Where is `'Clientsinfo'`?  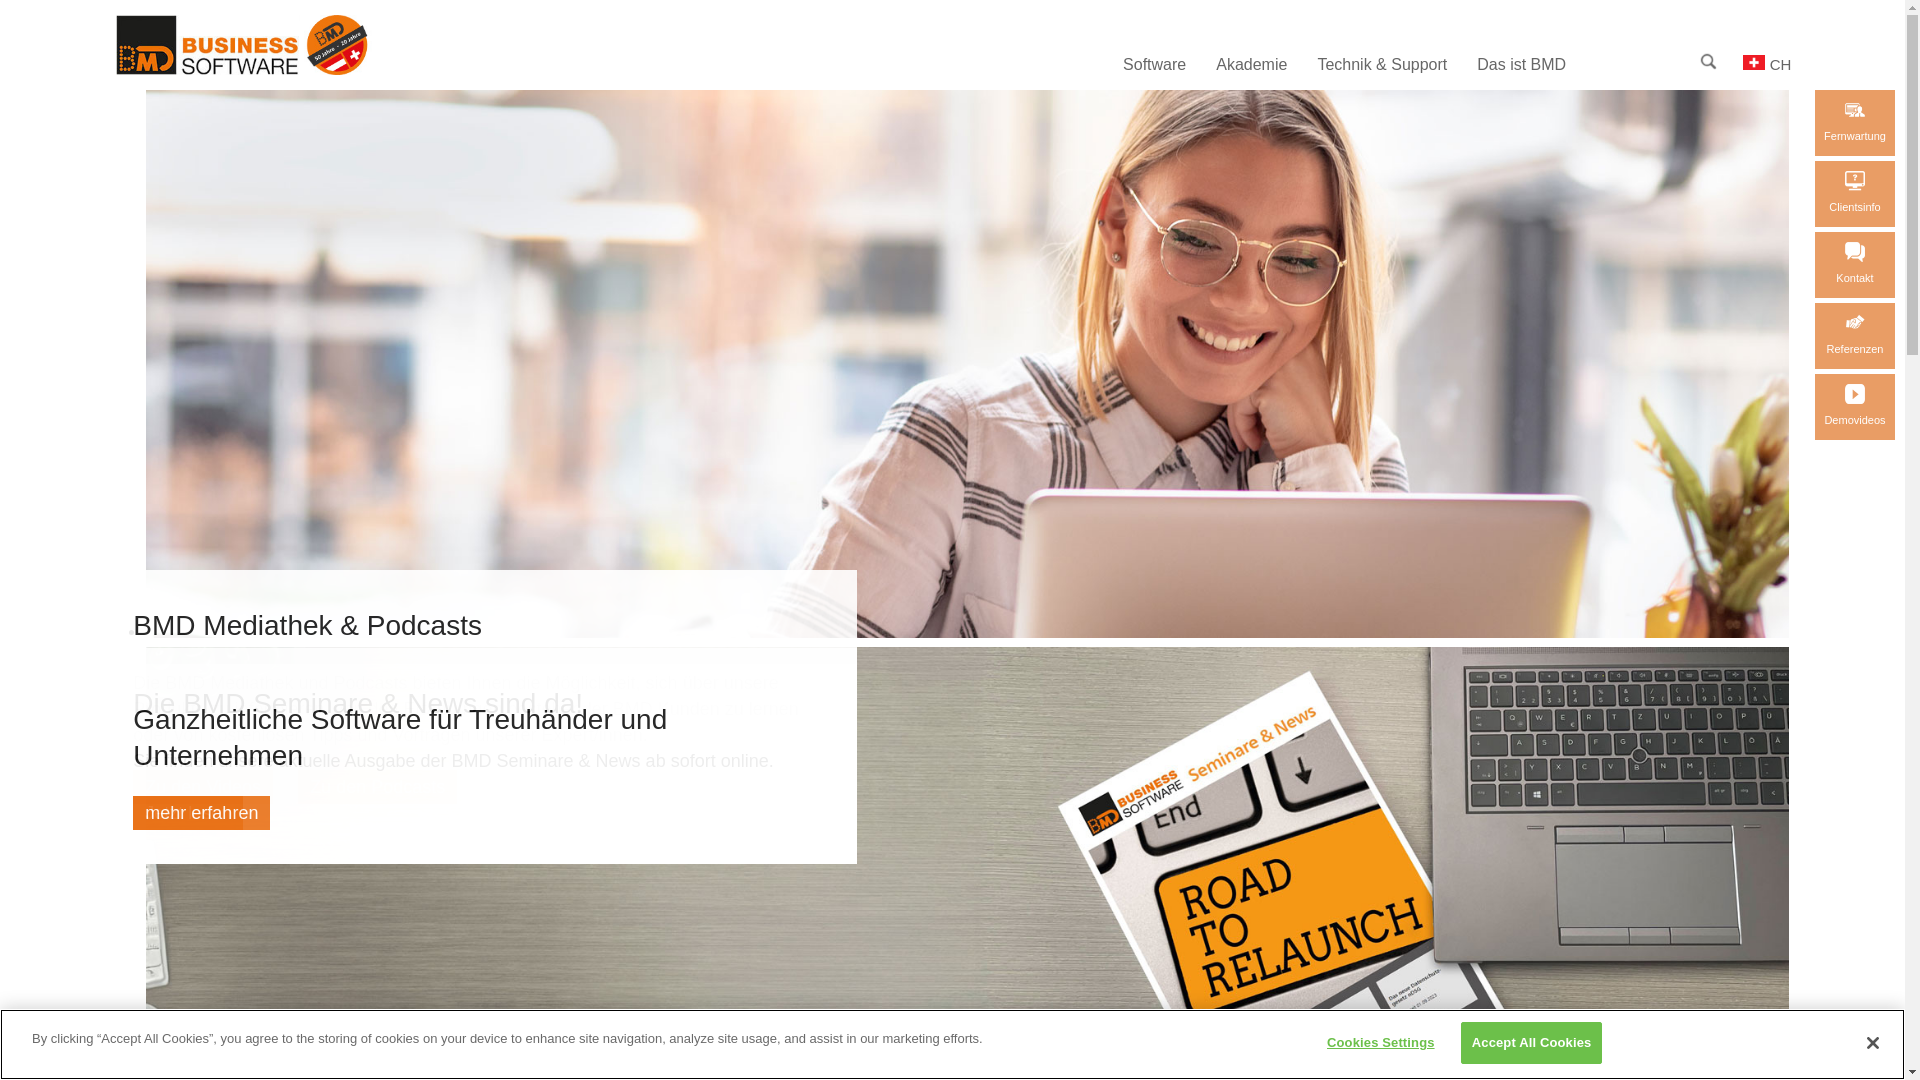 'Clientsinfo' is located at coordinates (1853, 193).